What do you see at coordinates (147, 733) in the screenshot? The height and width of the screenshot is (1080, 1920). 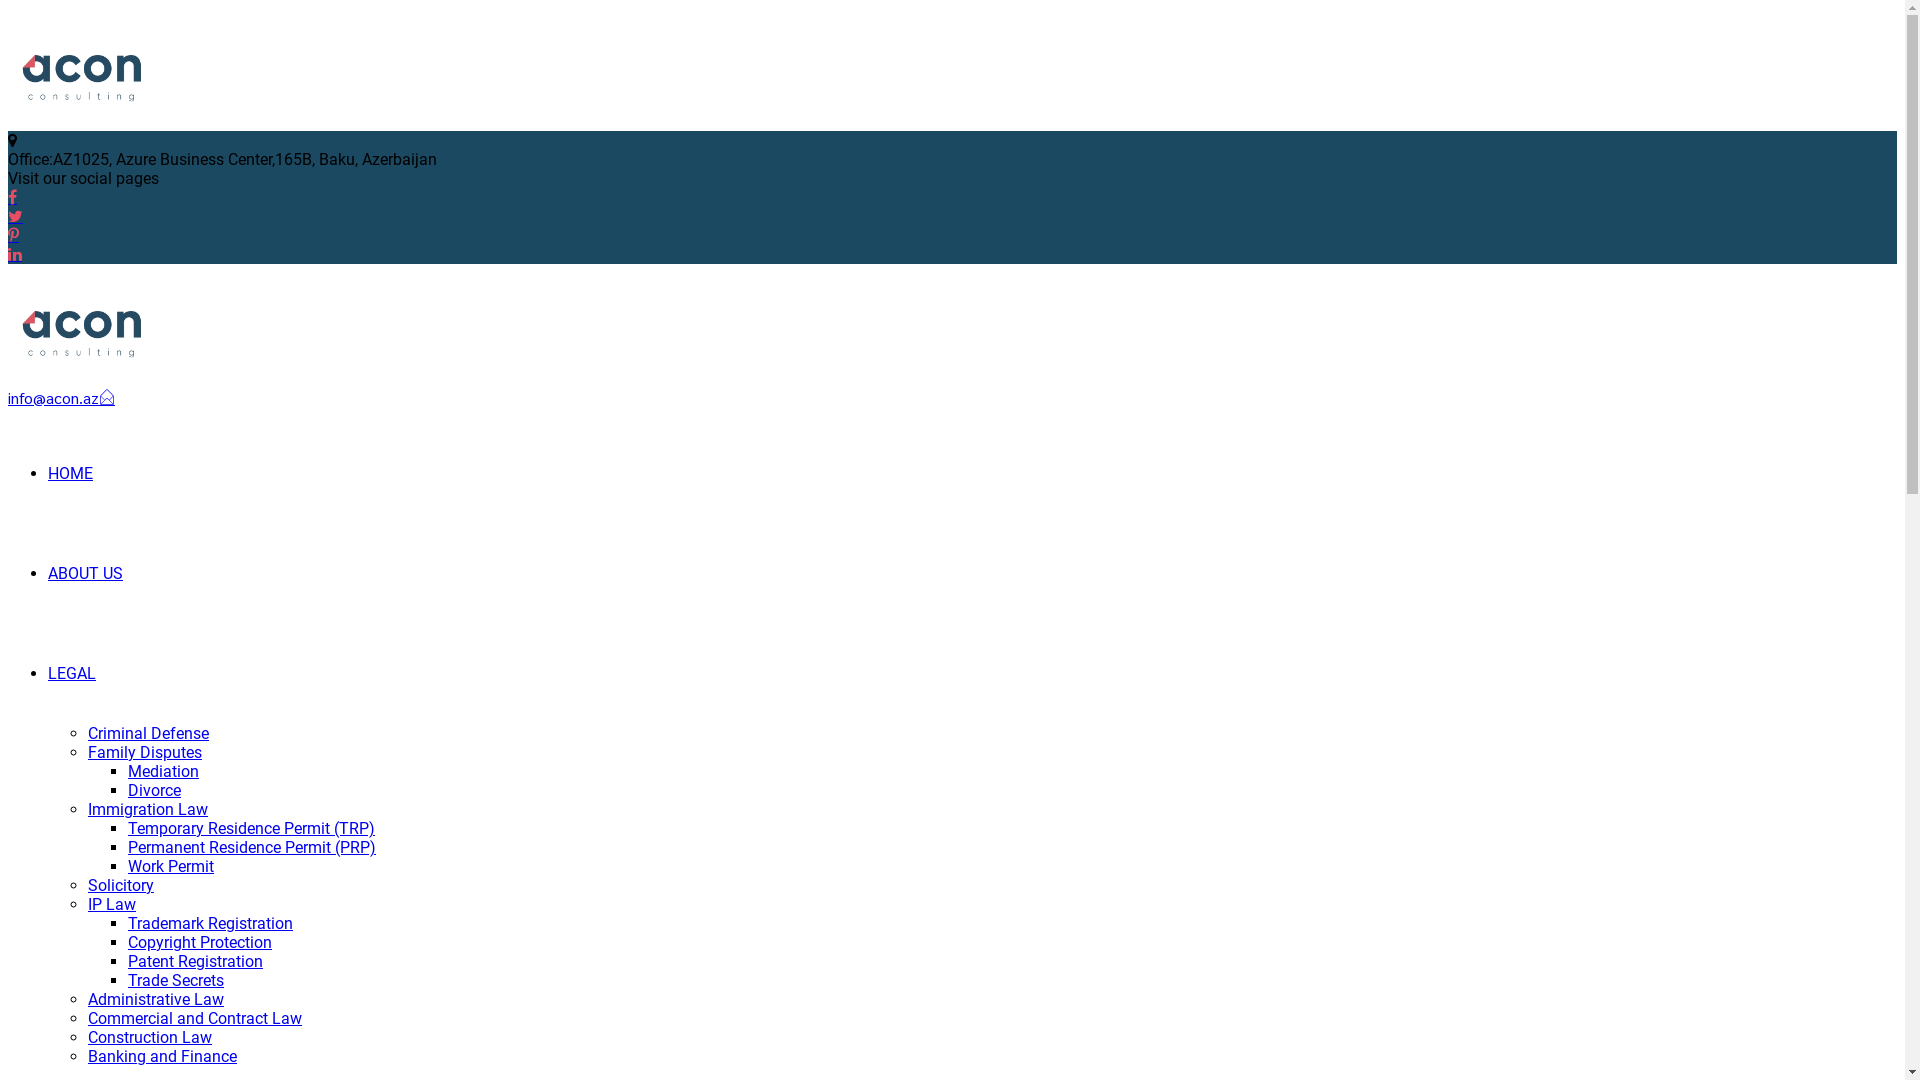 I see `'Criminal Defense'` at bounding box center [147, 733].